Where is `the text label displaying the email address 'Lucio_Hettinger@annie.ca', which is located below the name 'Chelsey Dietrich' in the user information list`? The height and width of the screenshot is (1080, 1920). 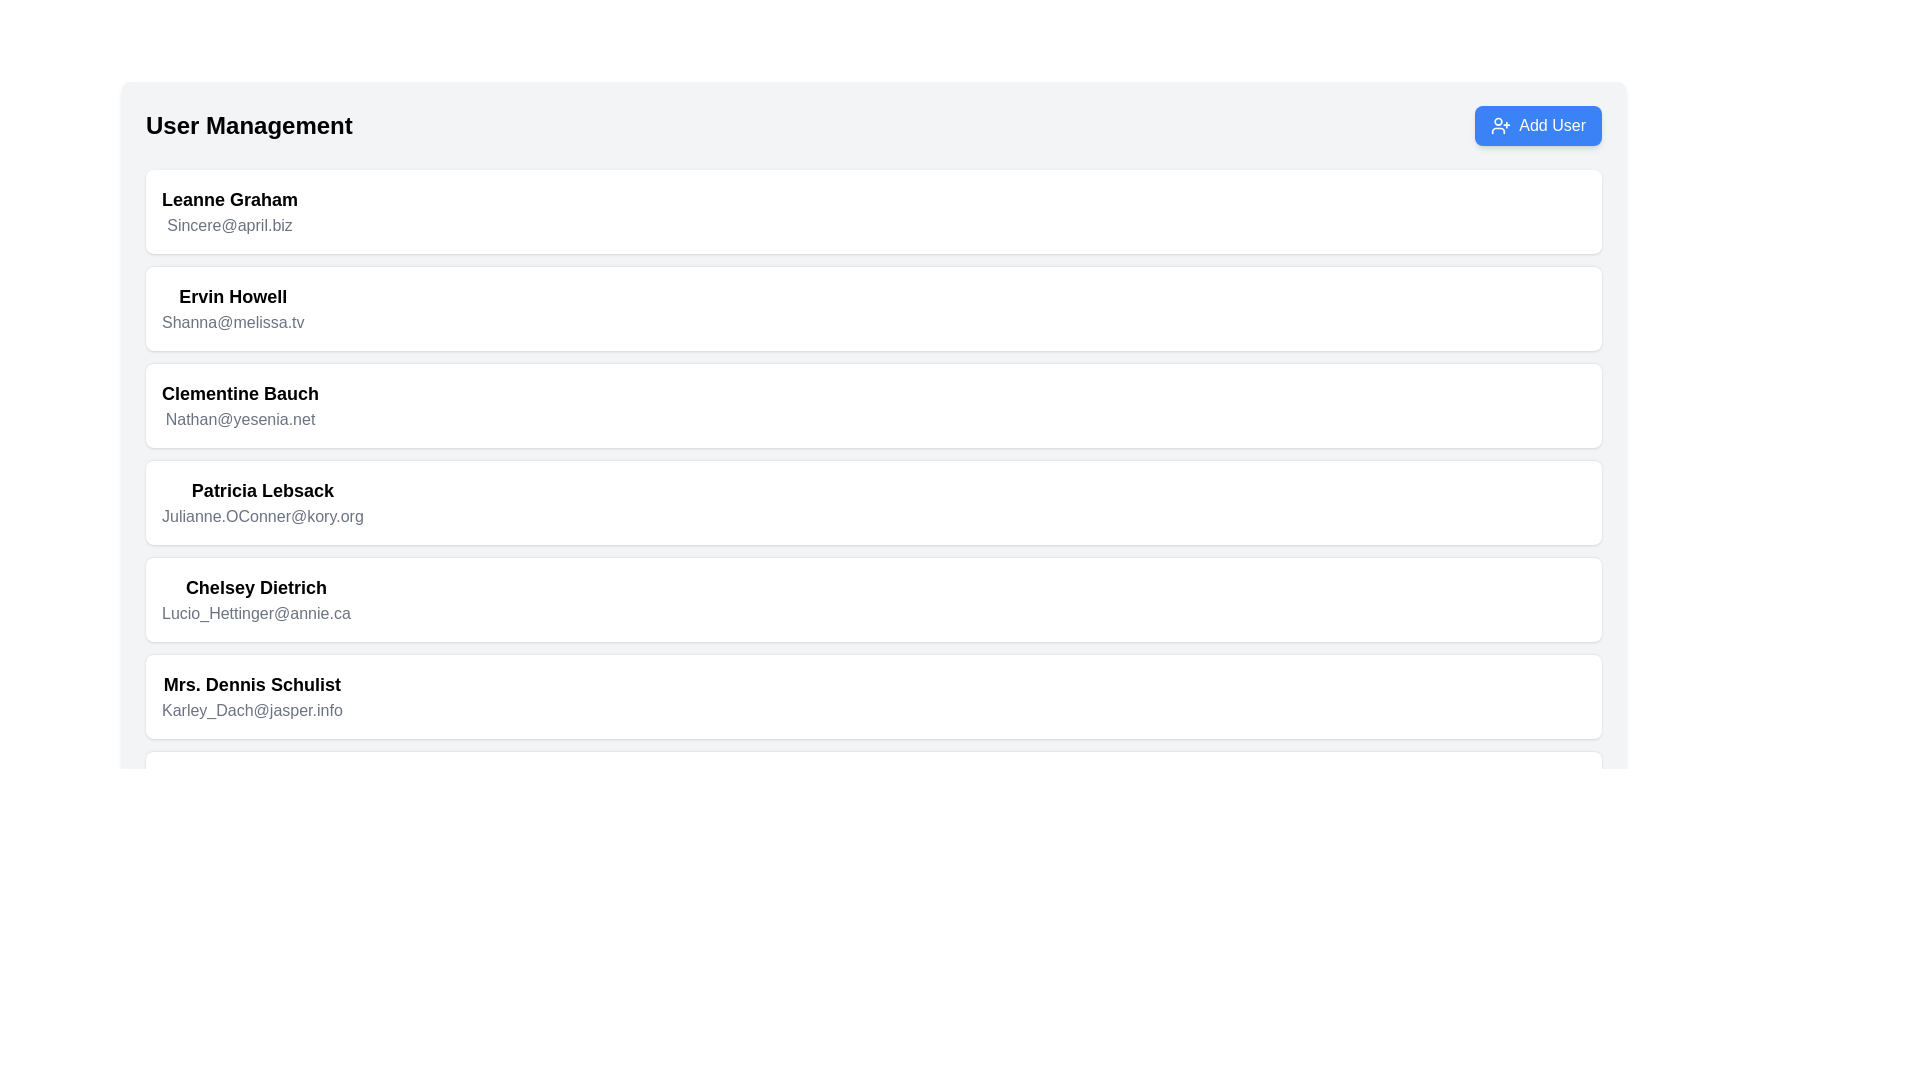
the text label displaying the email address 'Lucio_Hettinger@annie.ca', which is located below the name 'Chelsey Dietrich' in the user information list is located at coordinates (255, 612).